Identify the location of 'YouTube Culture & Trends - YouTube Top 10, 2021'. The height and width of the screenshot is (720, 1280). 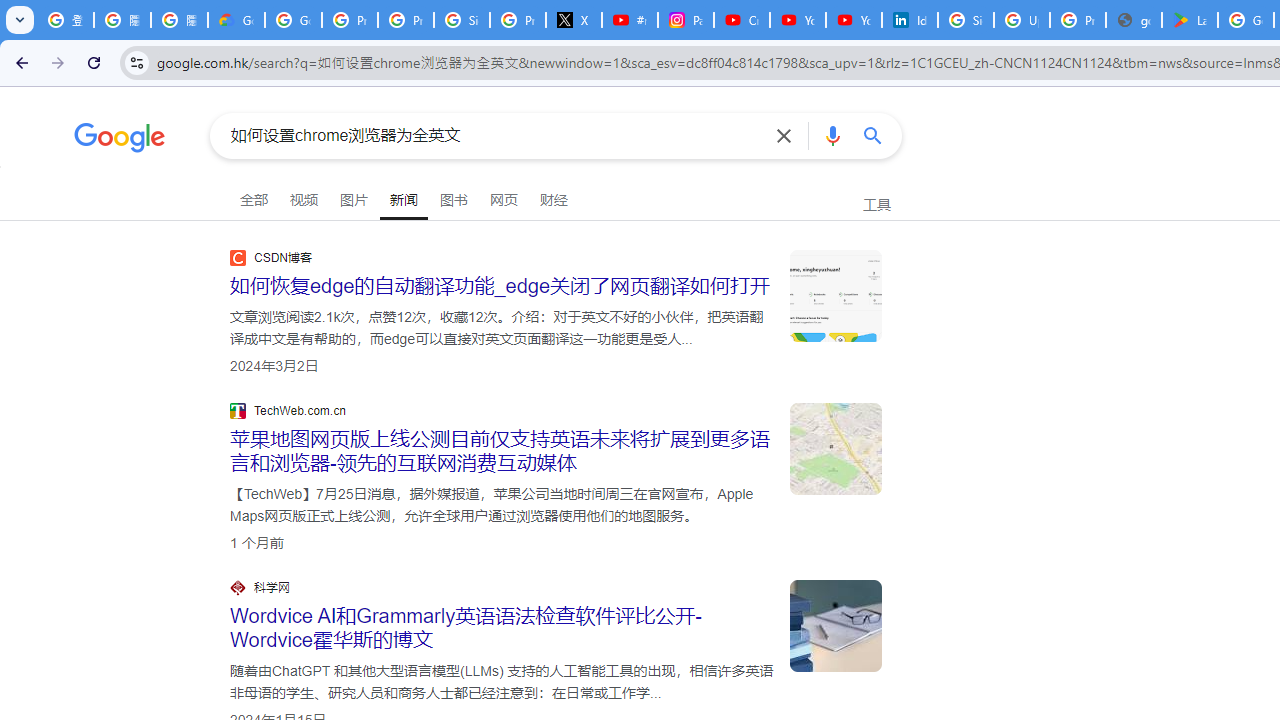
(853, 20).